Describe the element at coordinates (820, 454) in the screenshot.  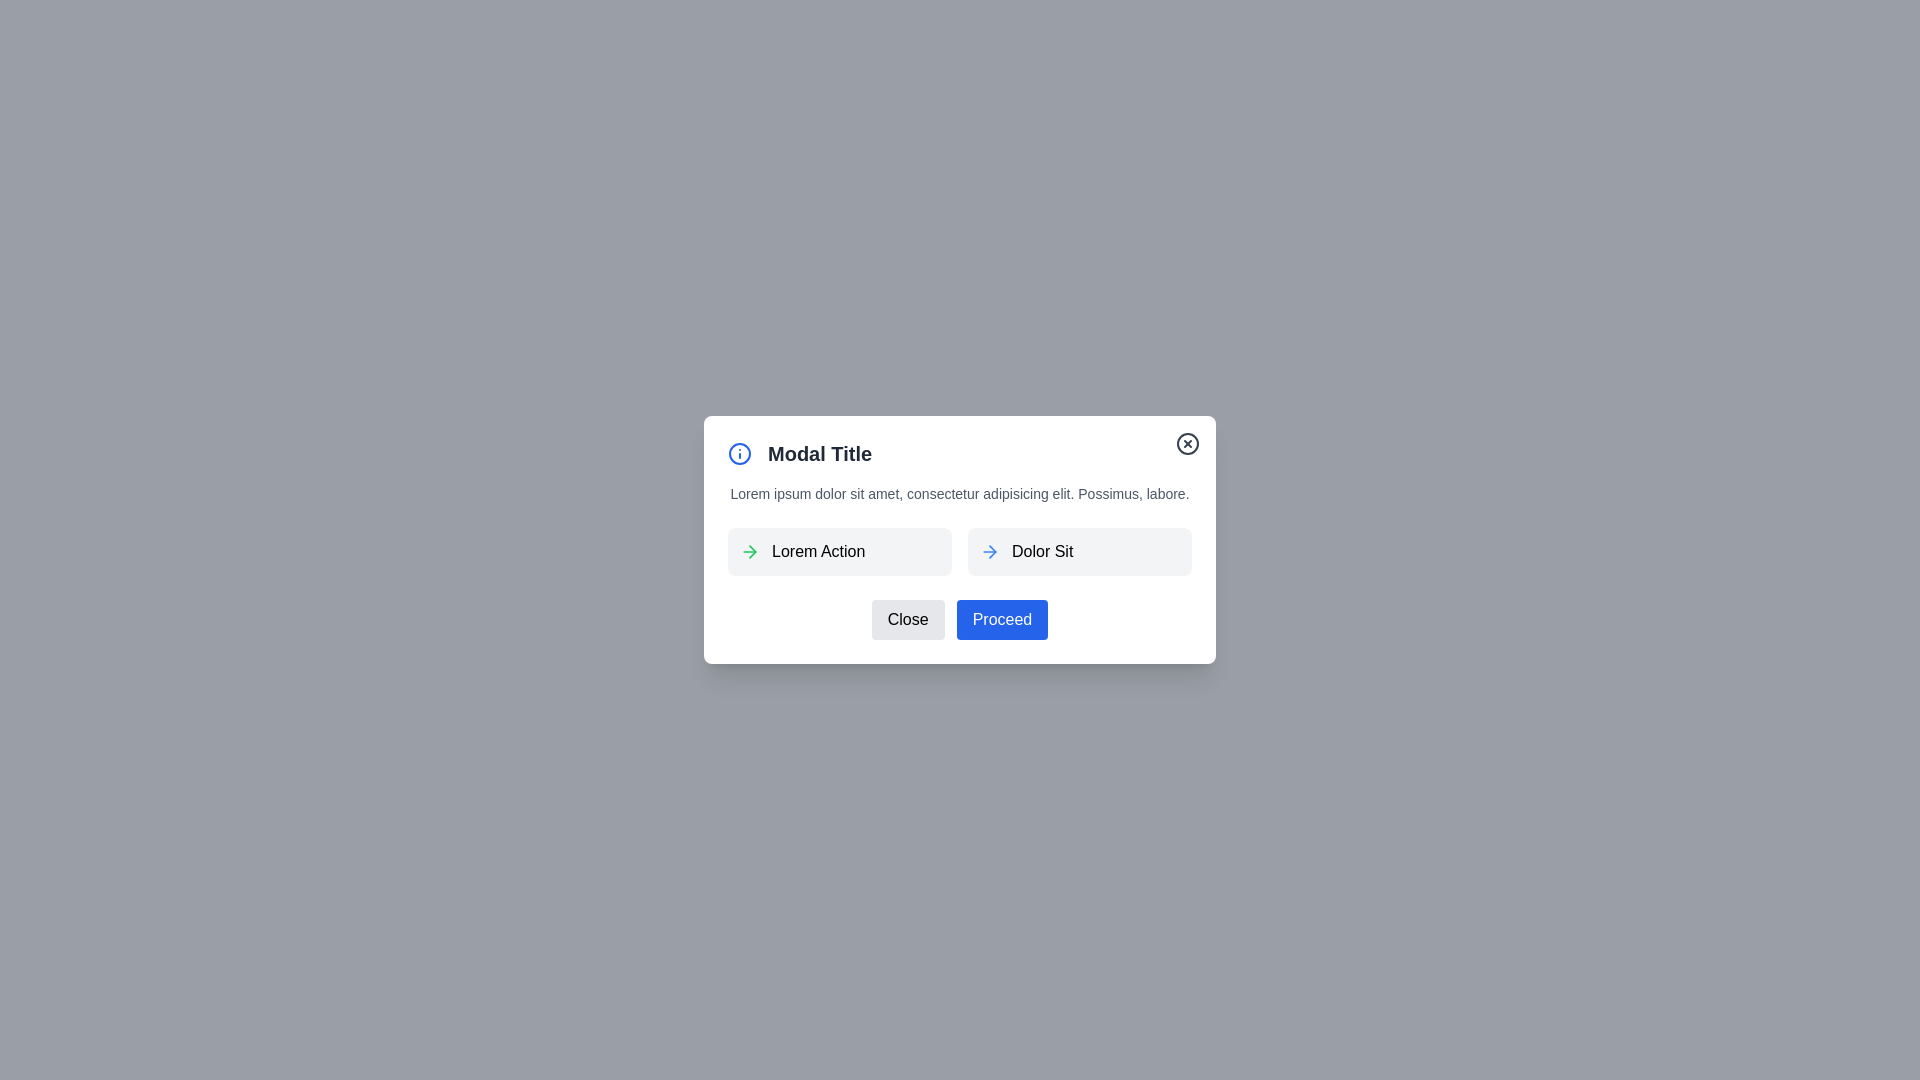
I see `text label located in the header section of the modal dialog, which serves as the title or heading, positioned to the right of an info icon` at that location.